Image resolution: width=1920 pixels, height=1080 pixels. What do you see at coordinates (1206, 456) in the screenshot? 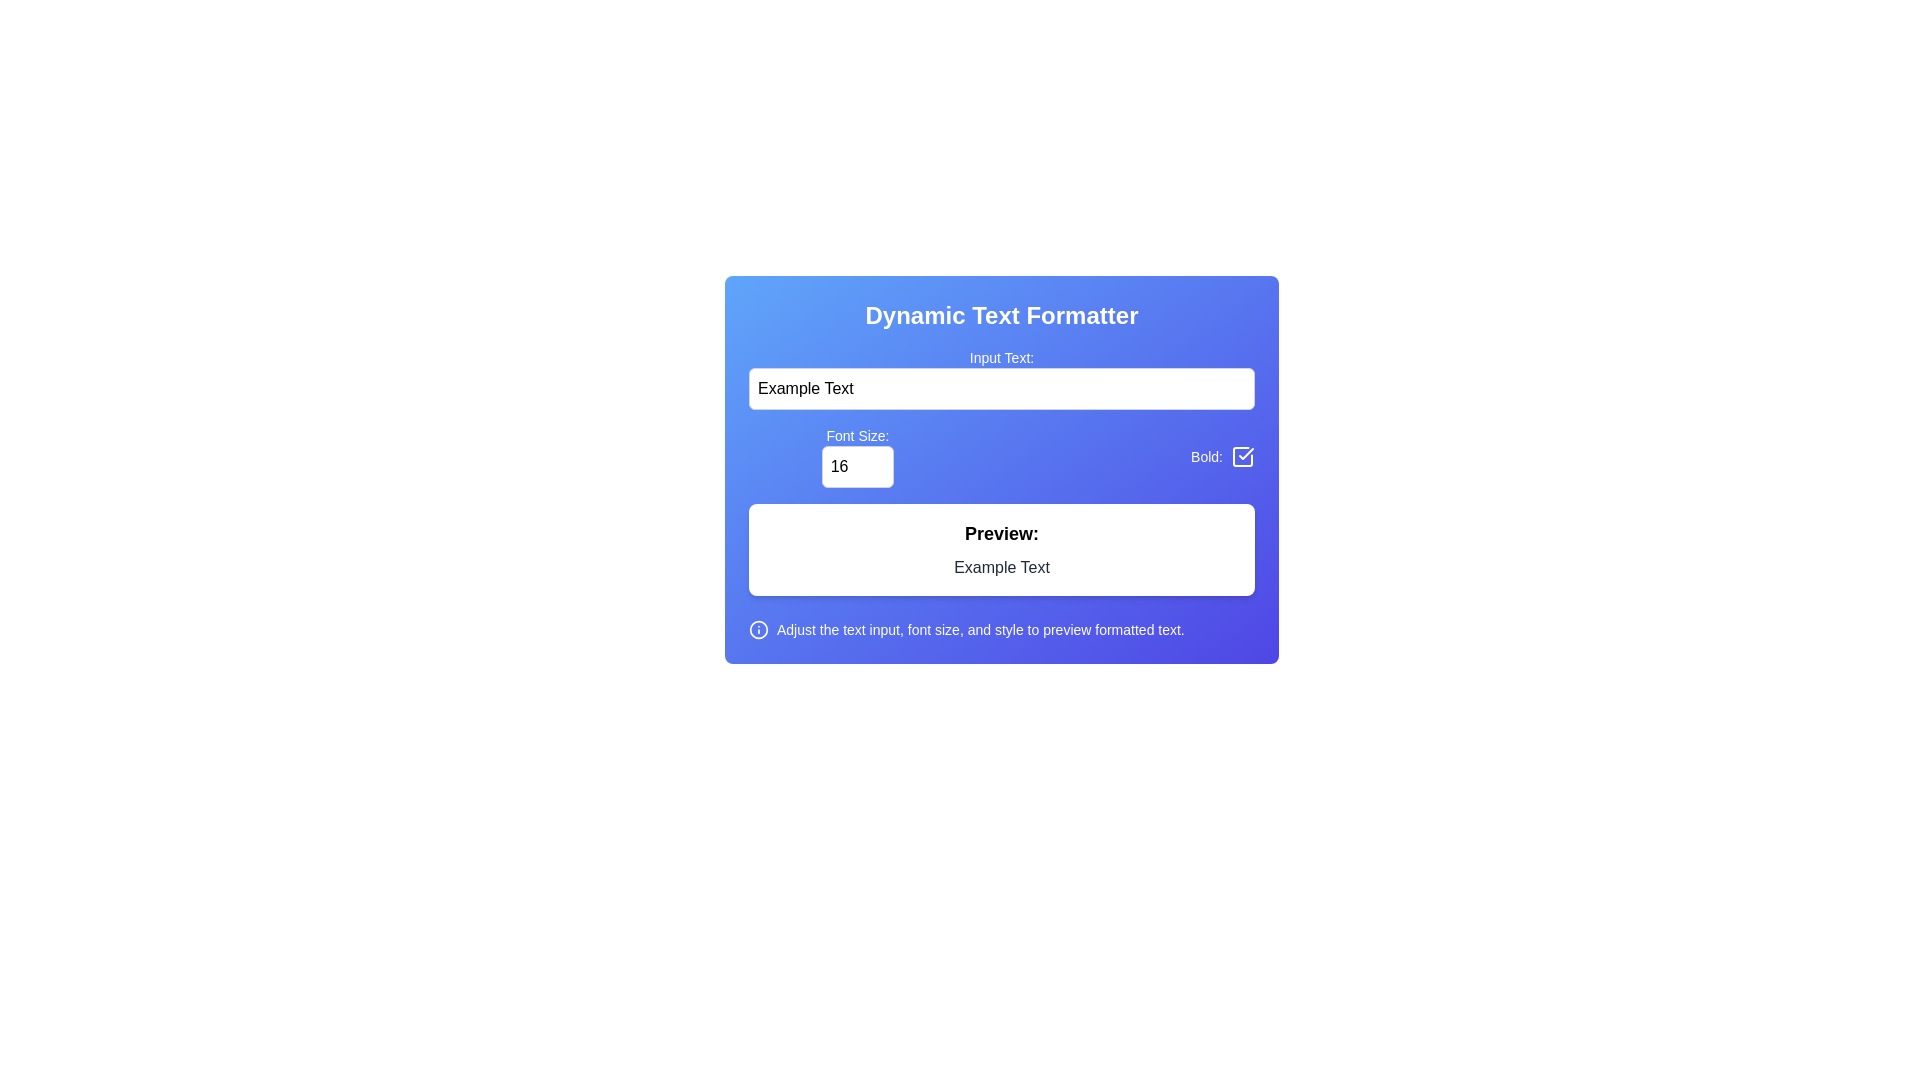
I see `the label indicating the purpose of the associated checkbox that toggles 'Bold' styling, located to the left of the check icon` at bounding box center [1206, 456].